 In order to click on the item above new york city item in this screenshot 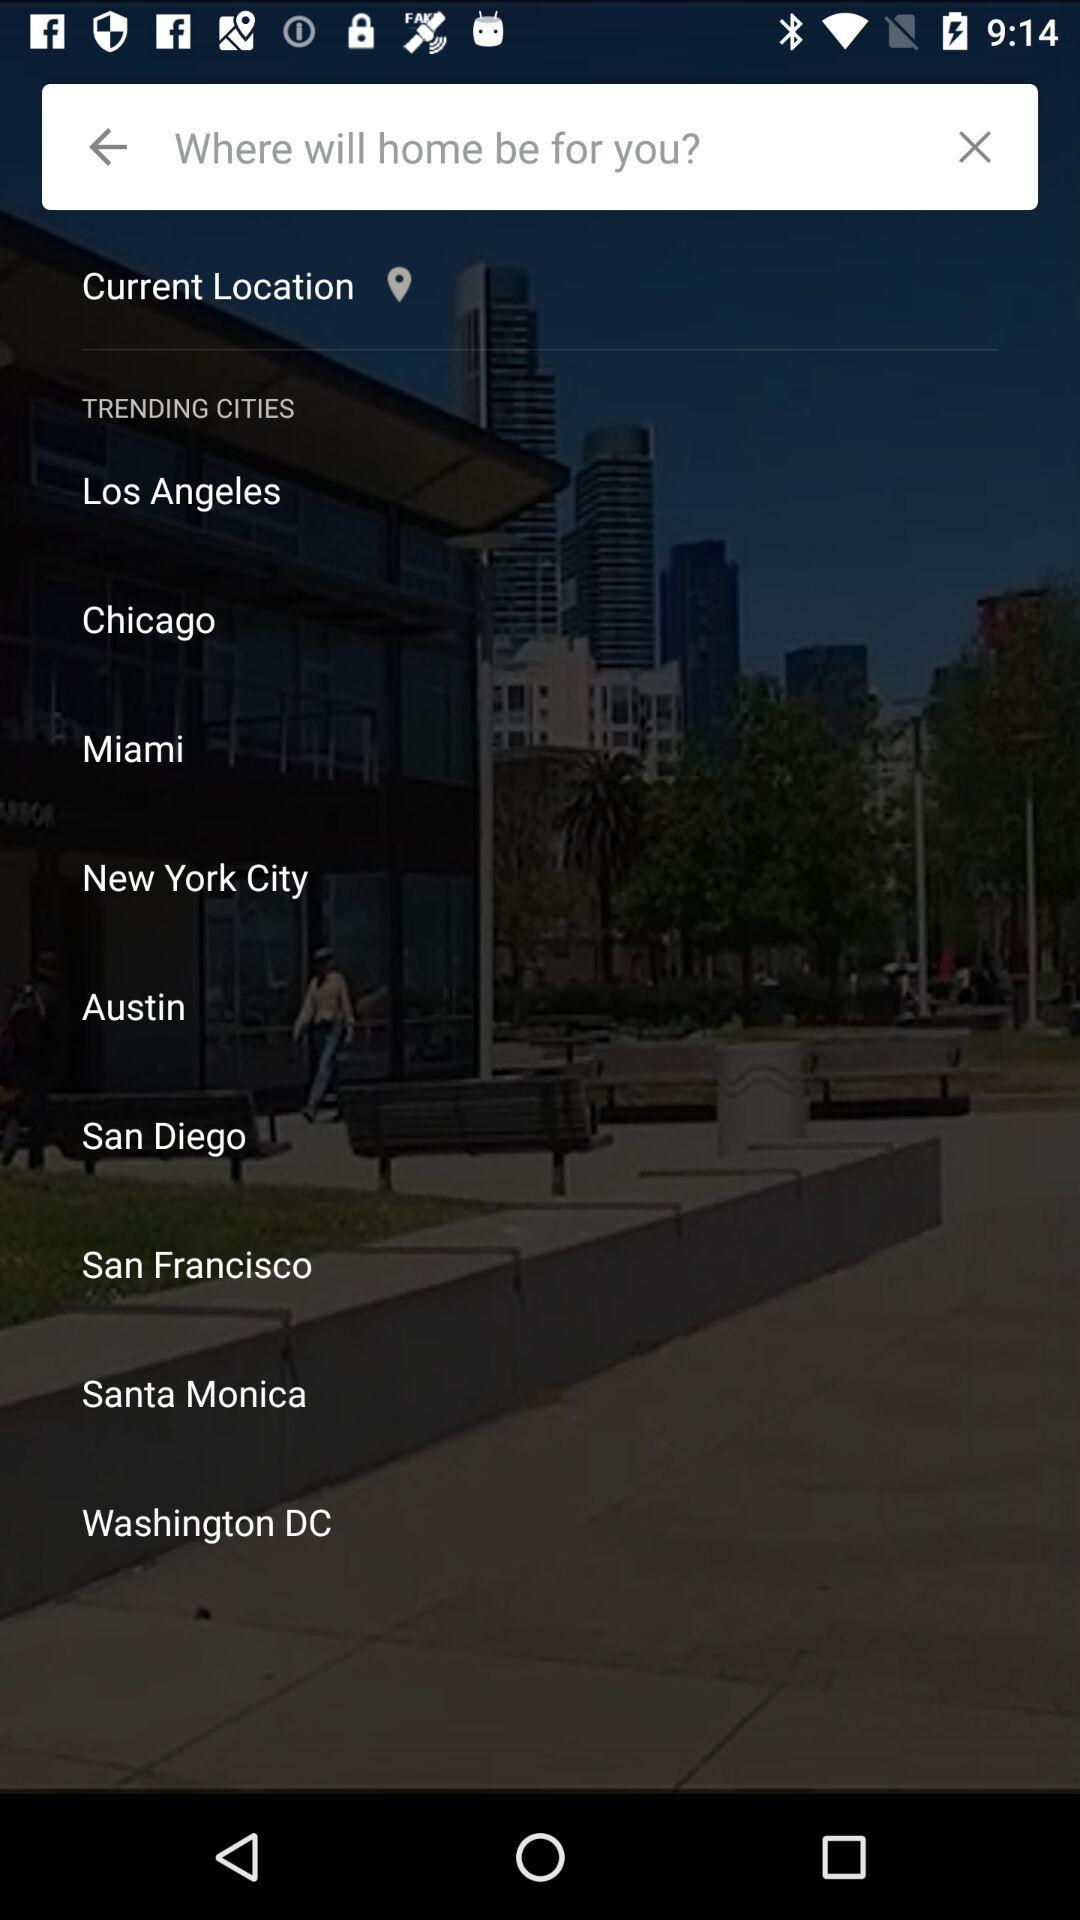, I will do `click(540, 746)`.